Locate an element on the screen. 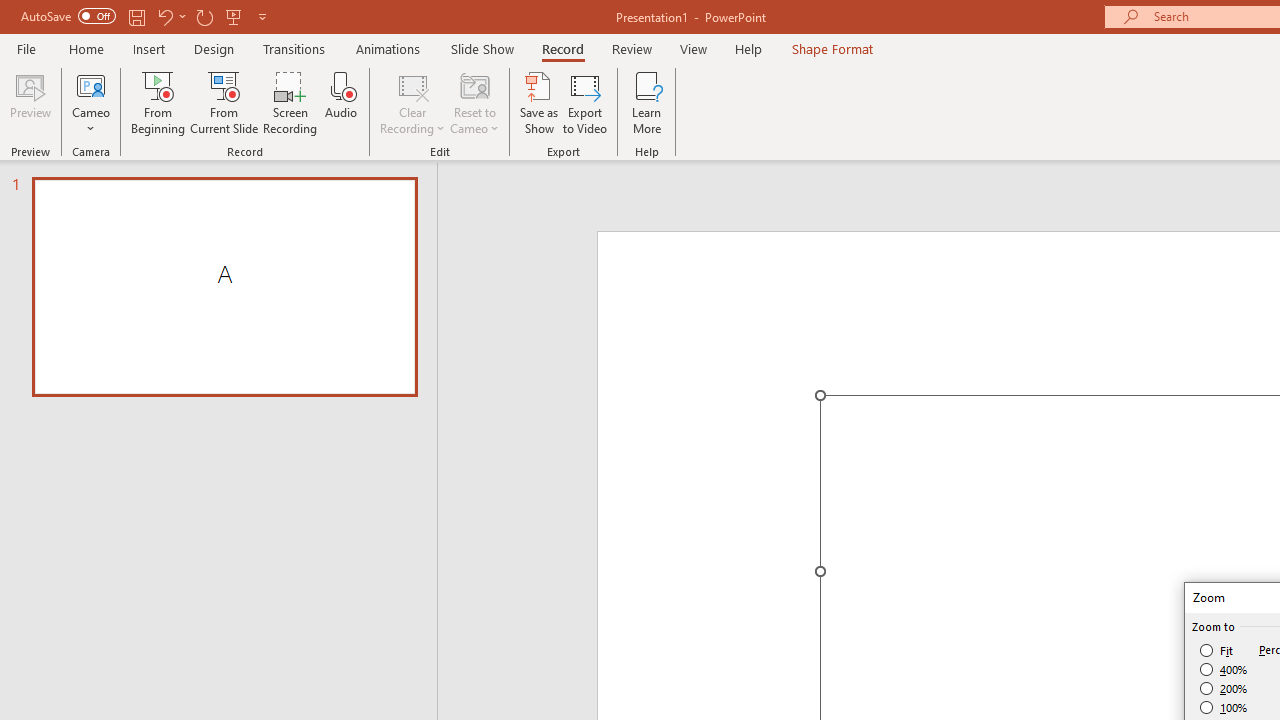 The height and width of the screenshot is (720, 1280). 'From Current Slide...' is located at coordinates (224, 103).